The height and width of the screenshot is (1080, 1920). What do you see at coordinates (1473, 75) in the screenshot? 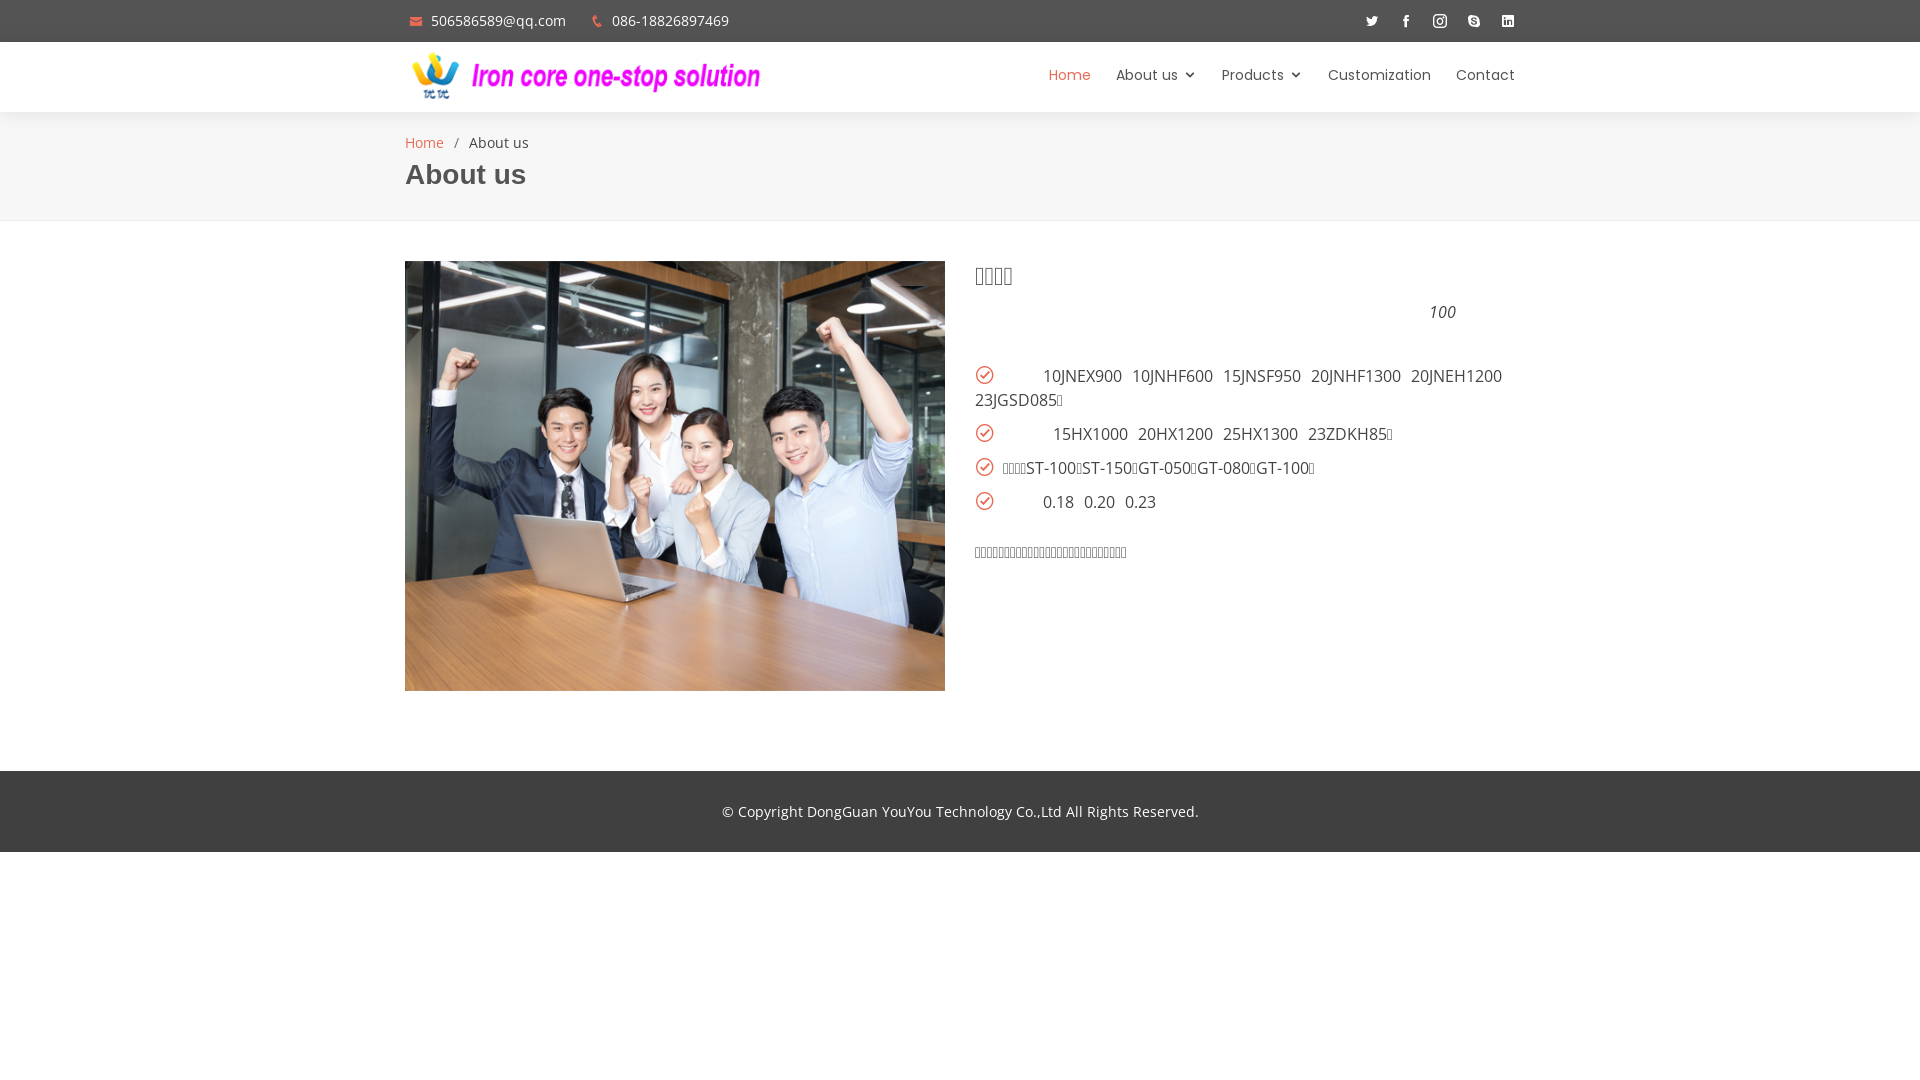
I see `'Contact'` at bounding box center [1473, 75].